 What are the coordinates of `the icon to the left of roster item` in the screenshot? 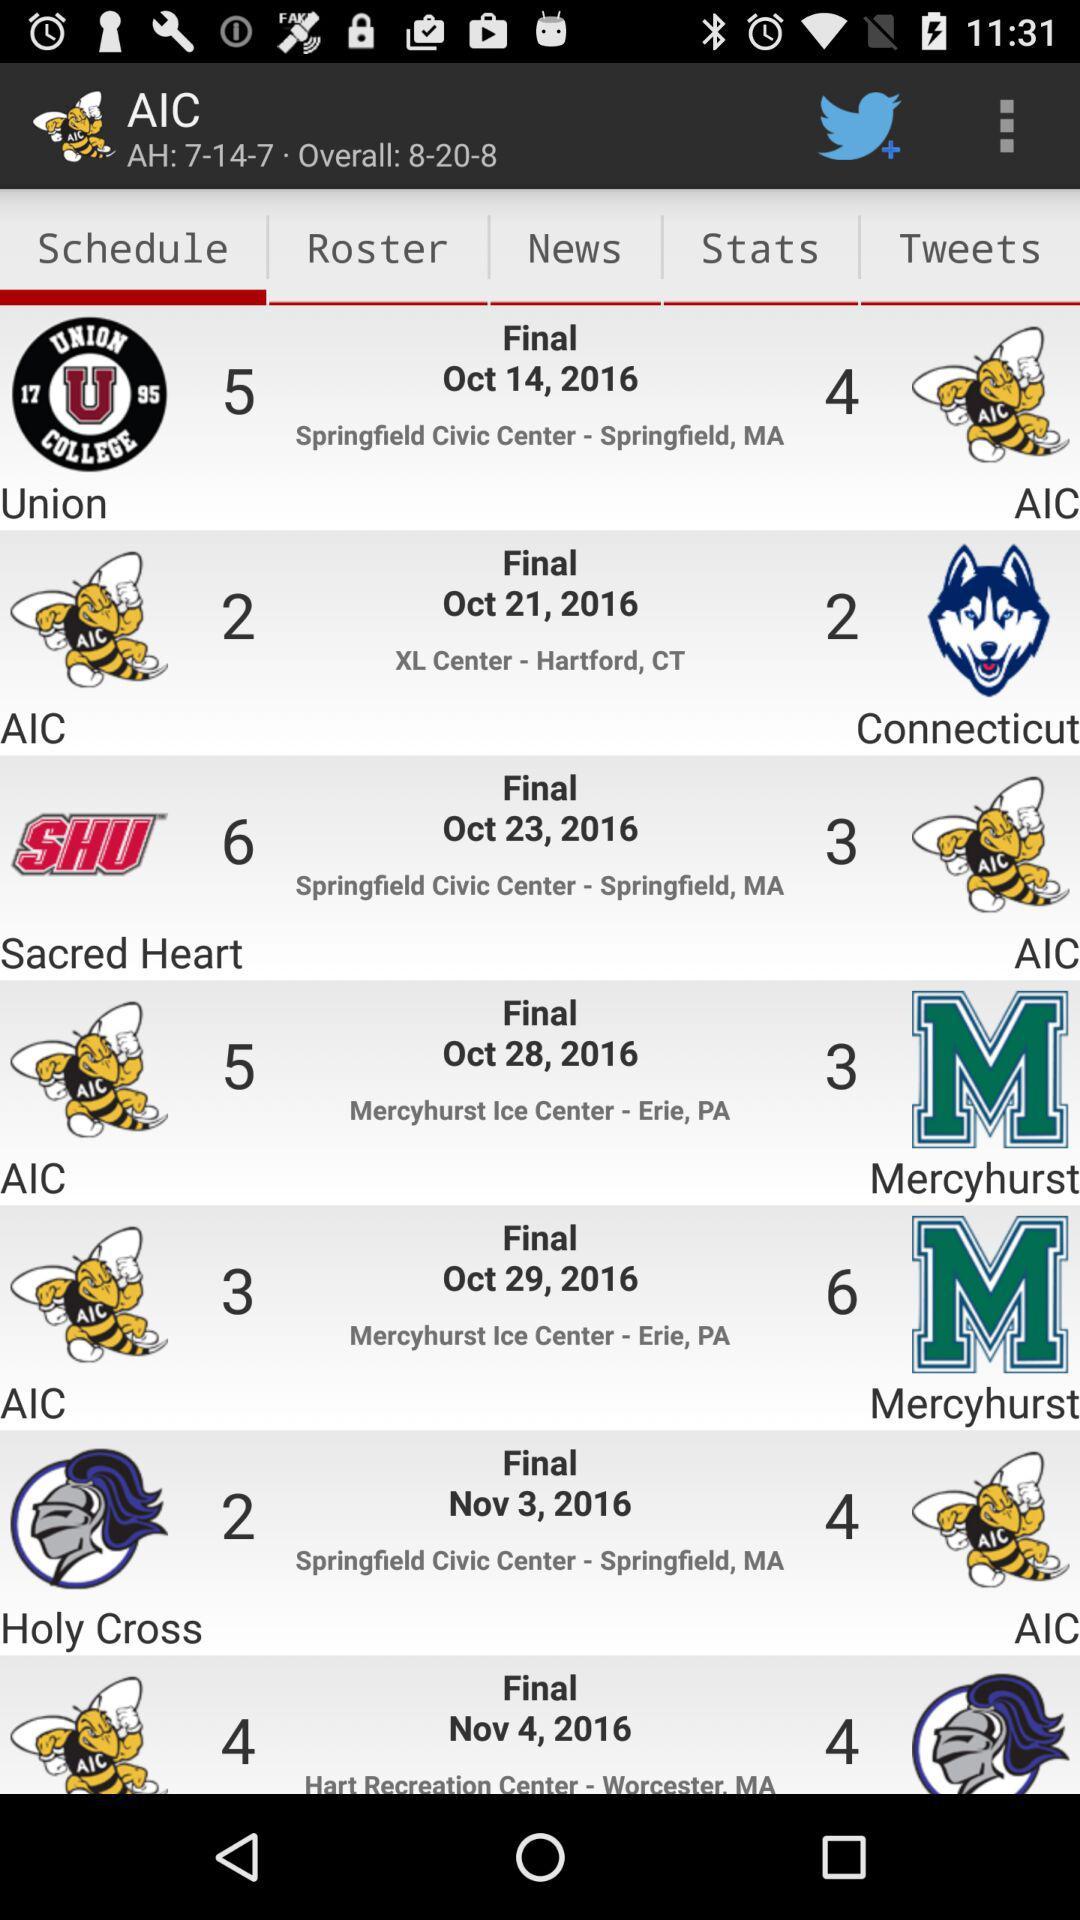 It's located at (133, 246).